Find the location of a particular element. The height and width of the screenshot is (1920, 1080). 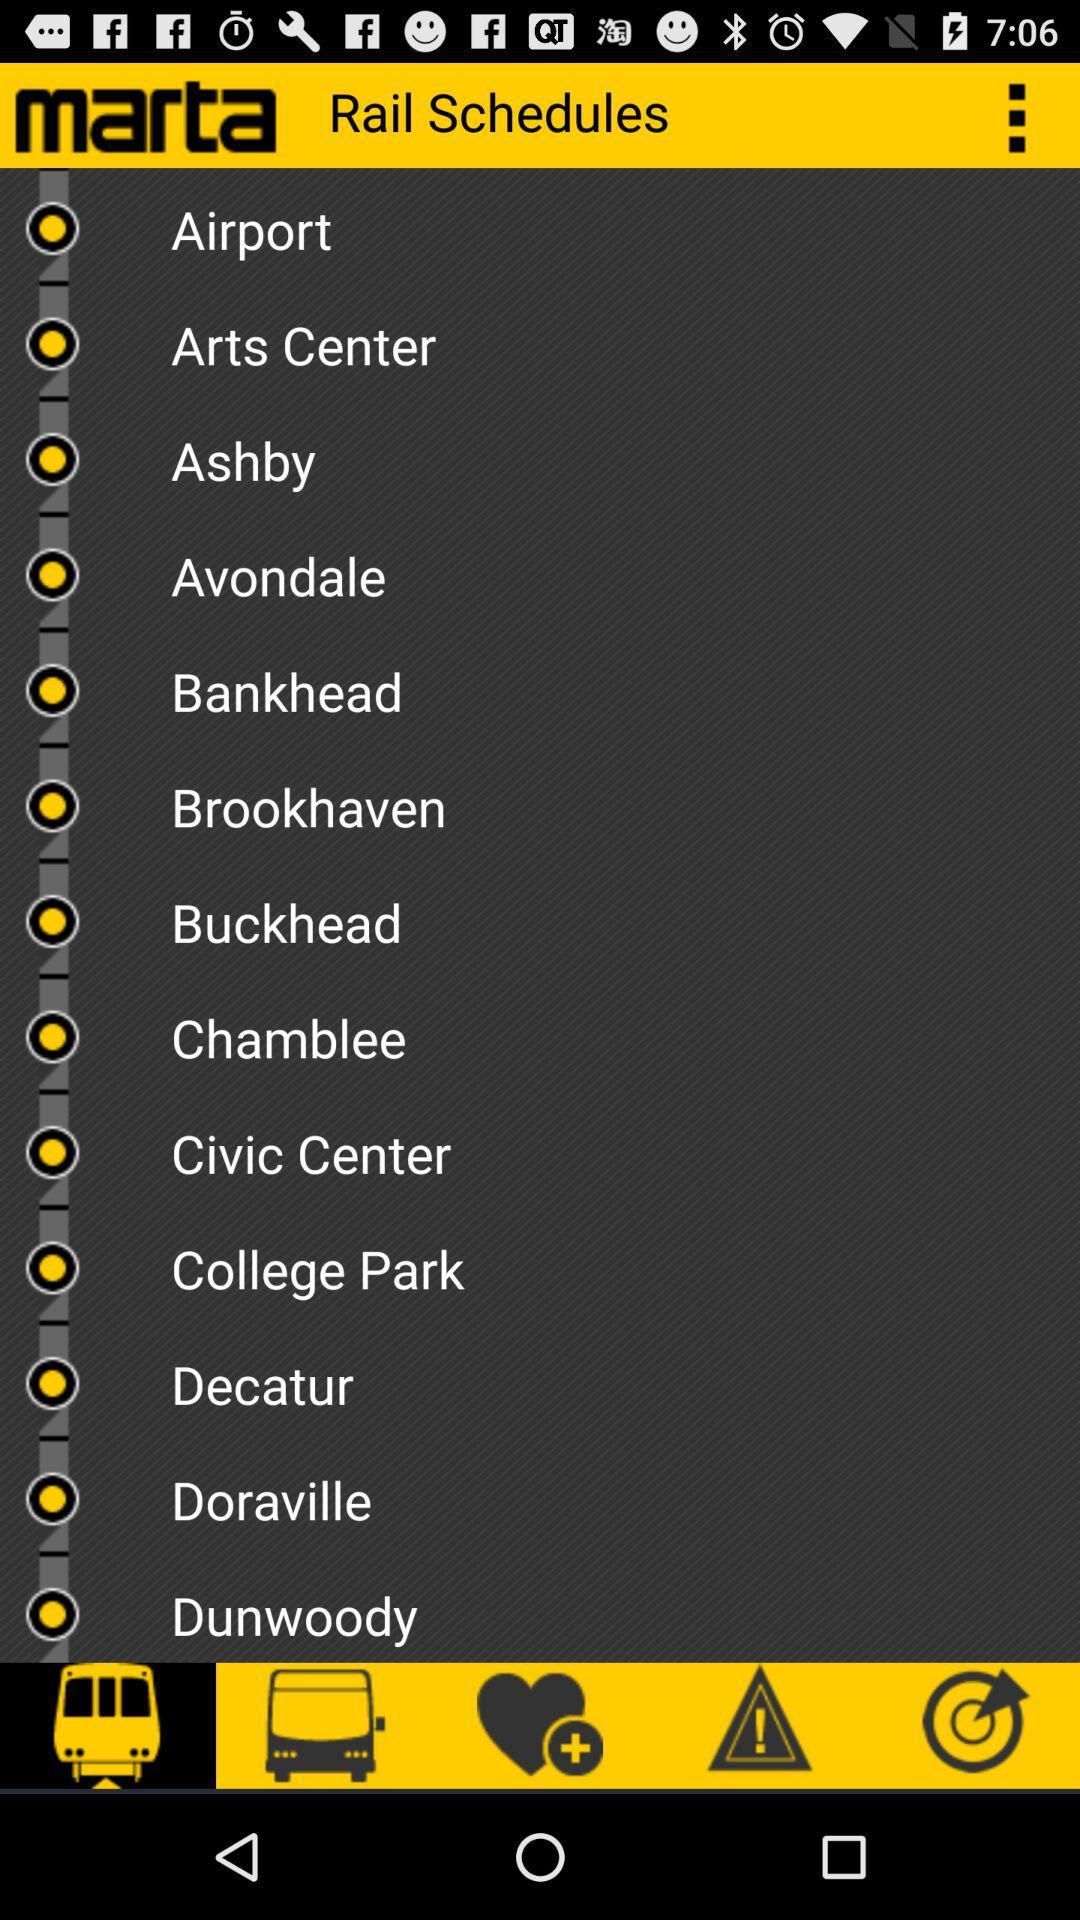

icon at the top right corner is located at coordinates (1027, 114).